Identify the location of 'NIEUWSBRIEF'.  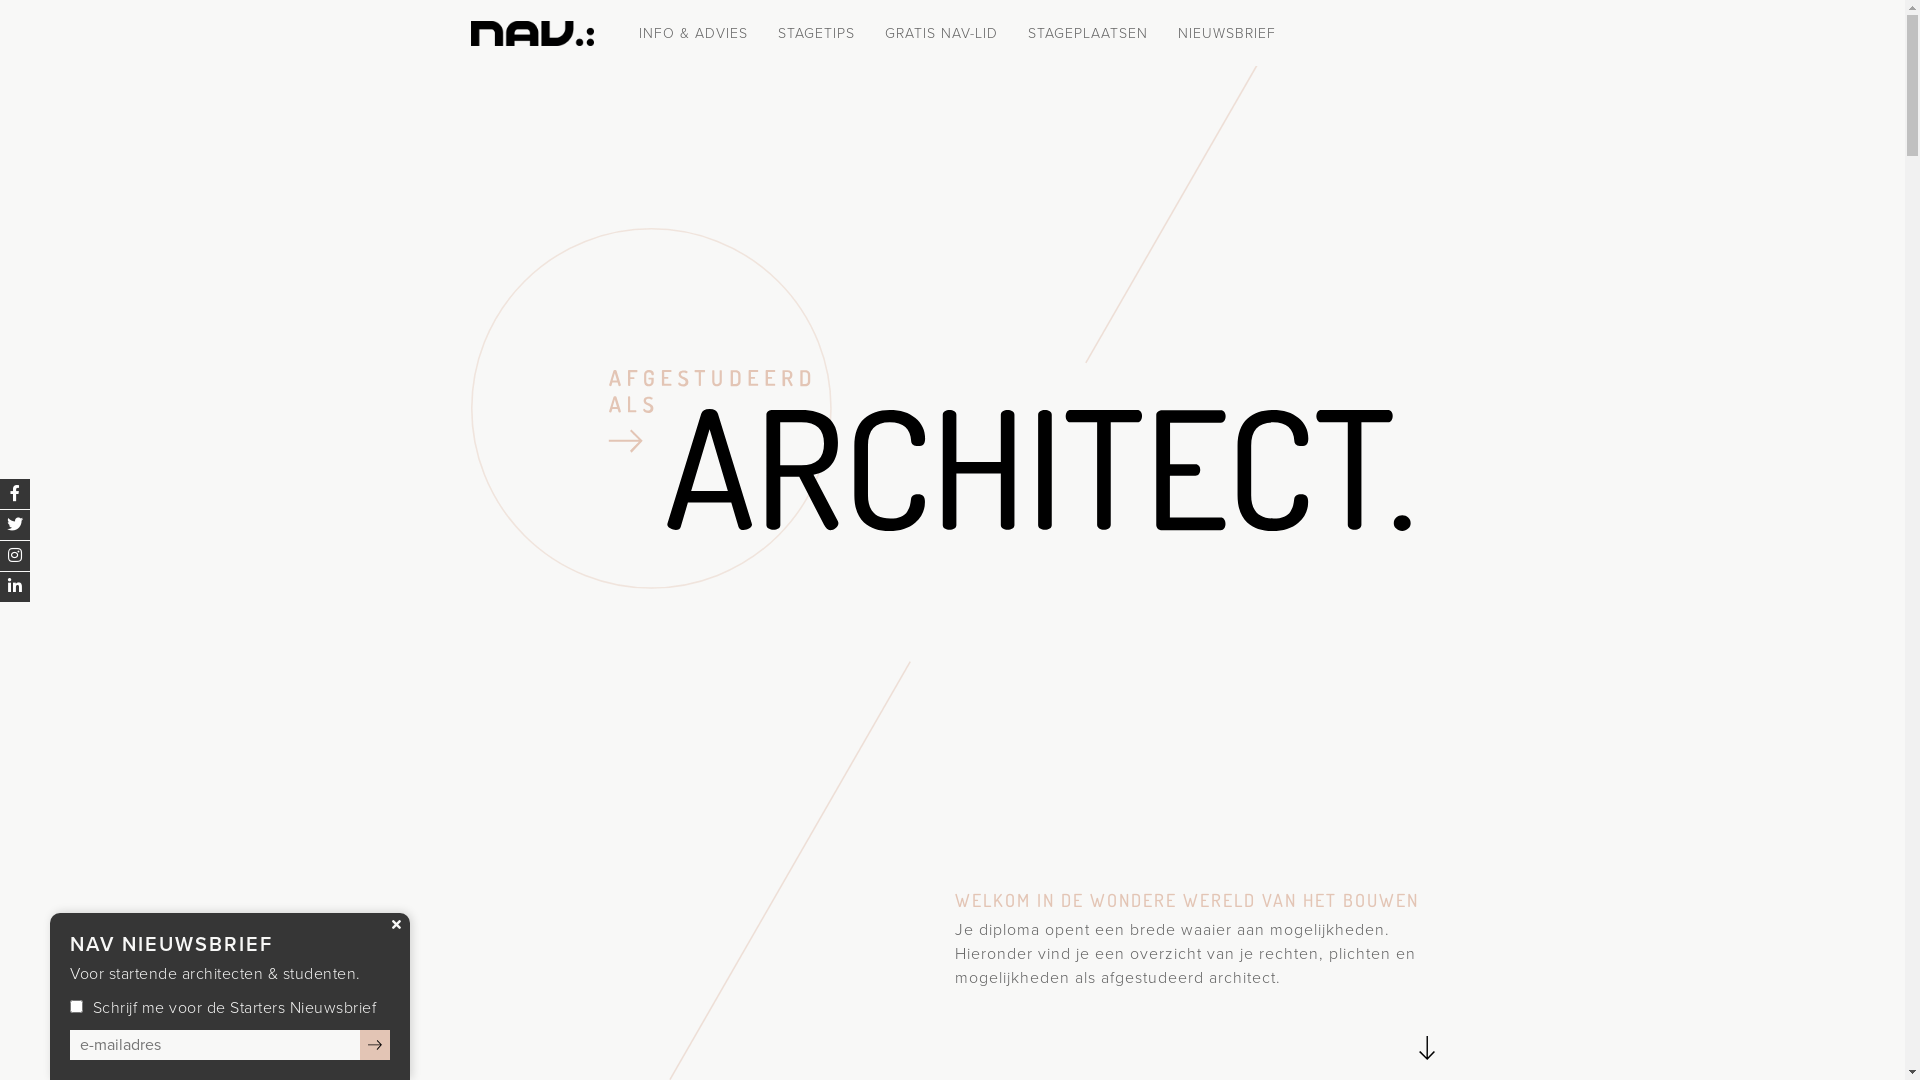
(1226, 33).